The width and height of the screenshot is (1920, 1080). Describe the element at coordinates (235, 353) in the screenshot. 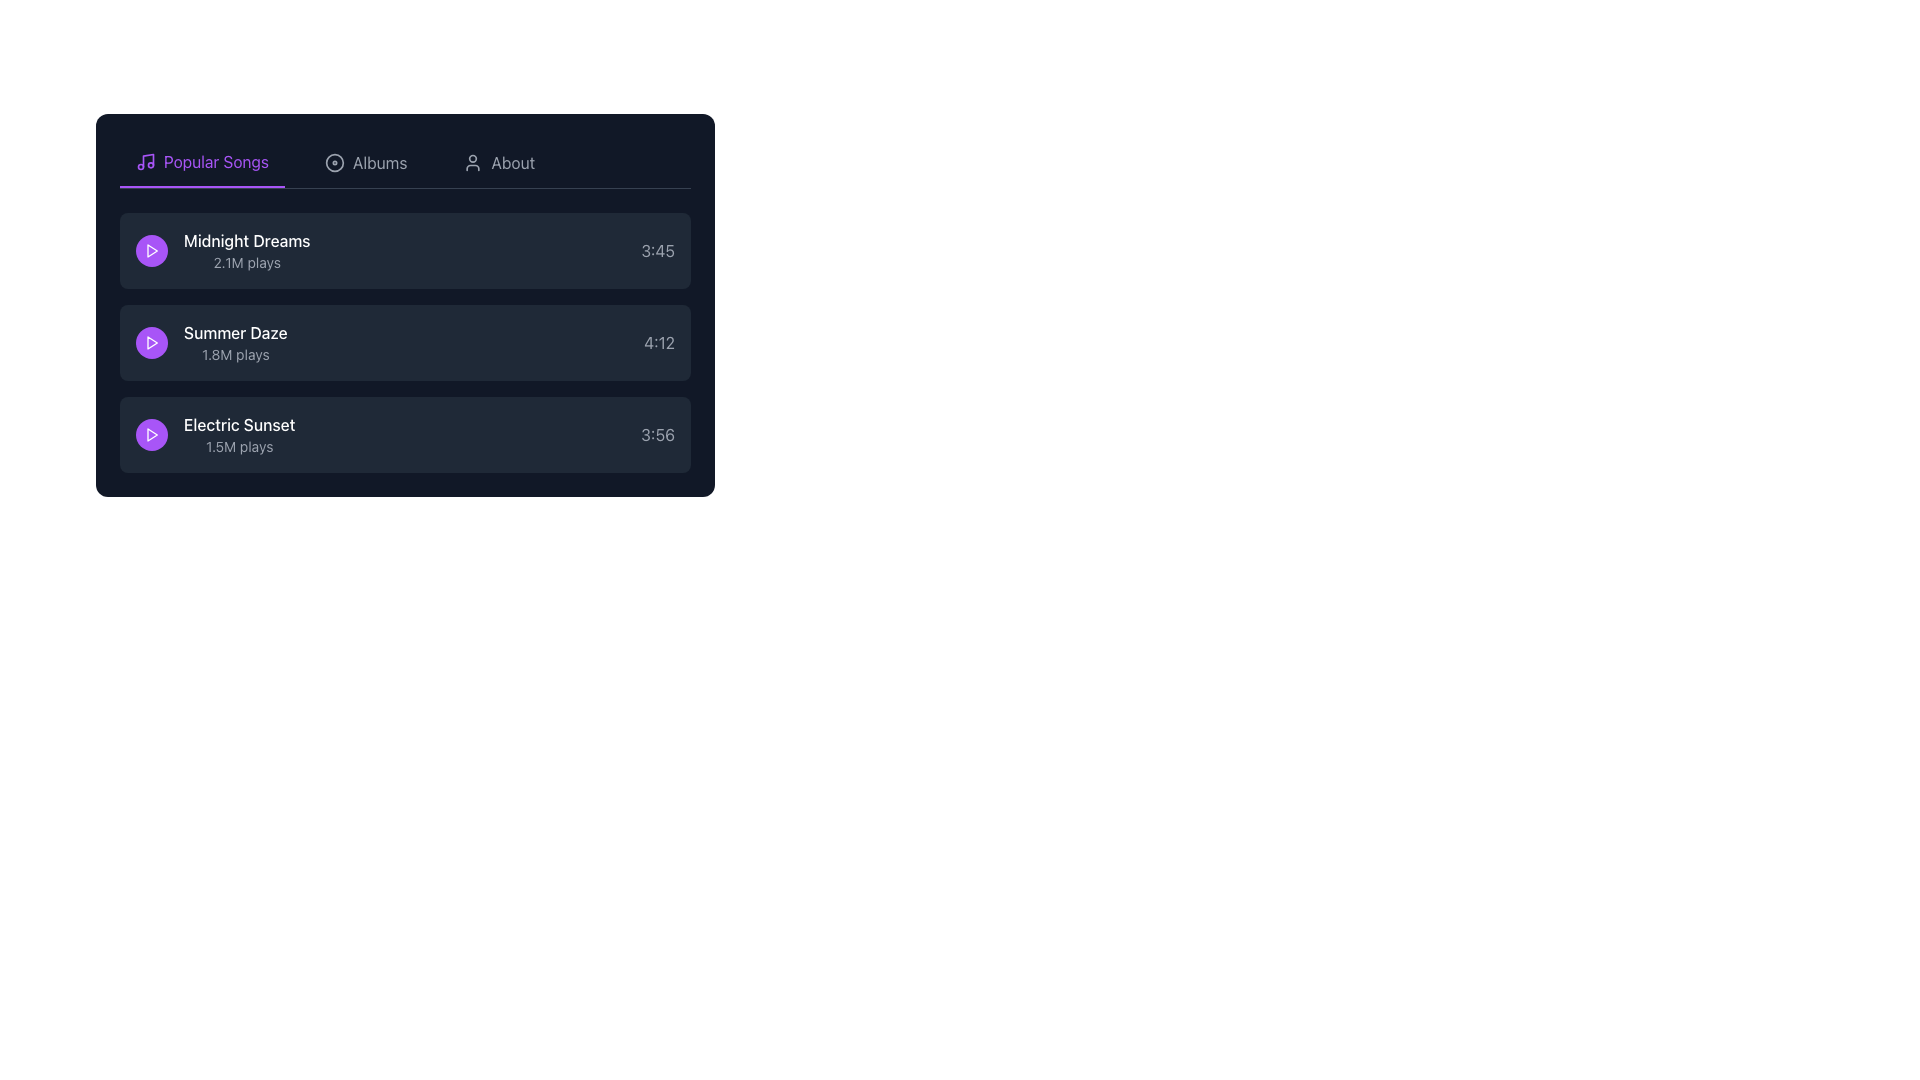

I see `the text label displaying '1.8M plays' located below the title 'Summer Daze' in the second row of the 'Popular Songs' interface` at that location.